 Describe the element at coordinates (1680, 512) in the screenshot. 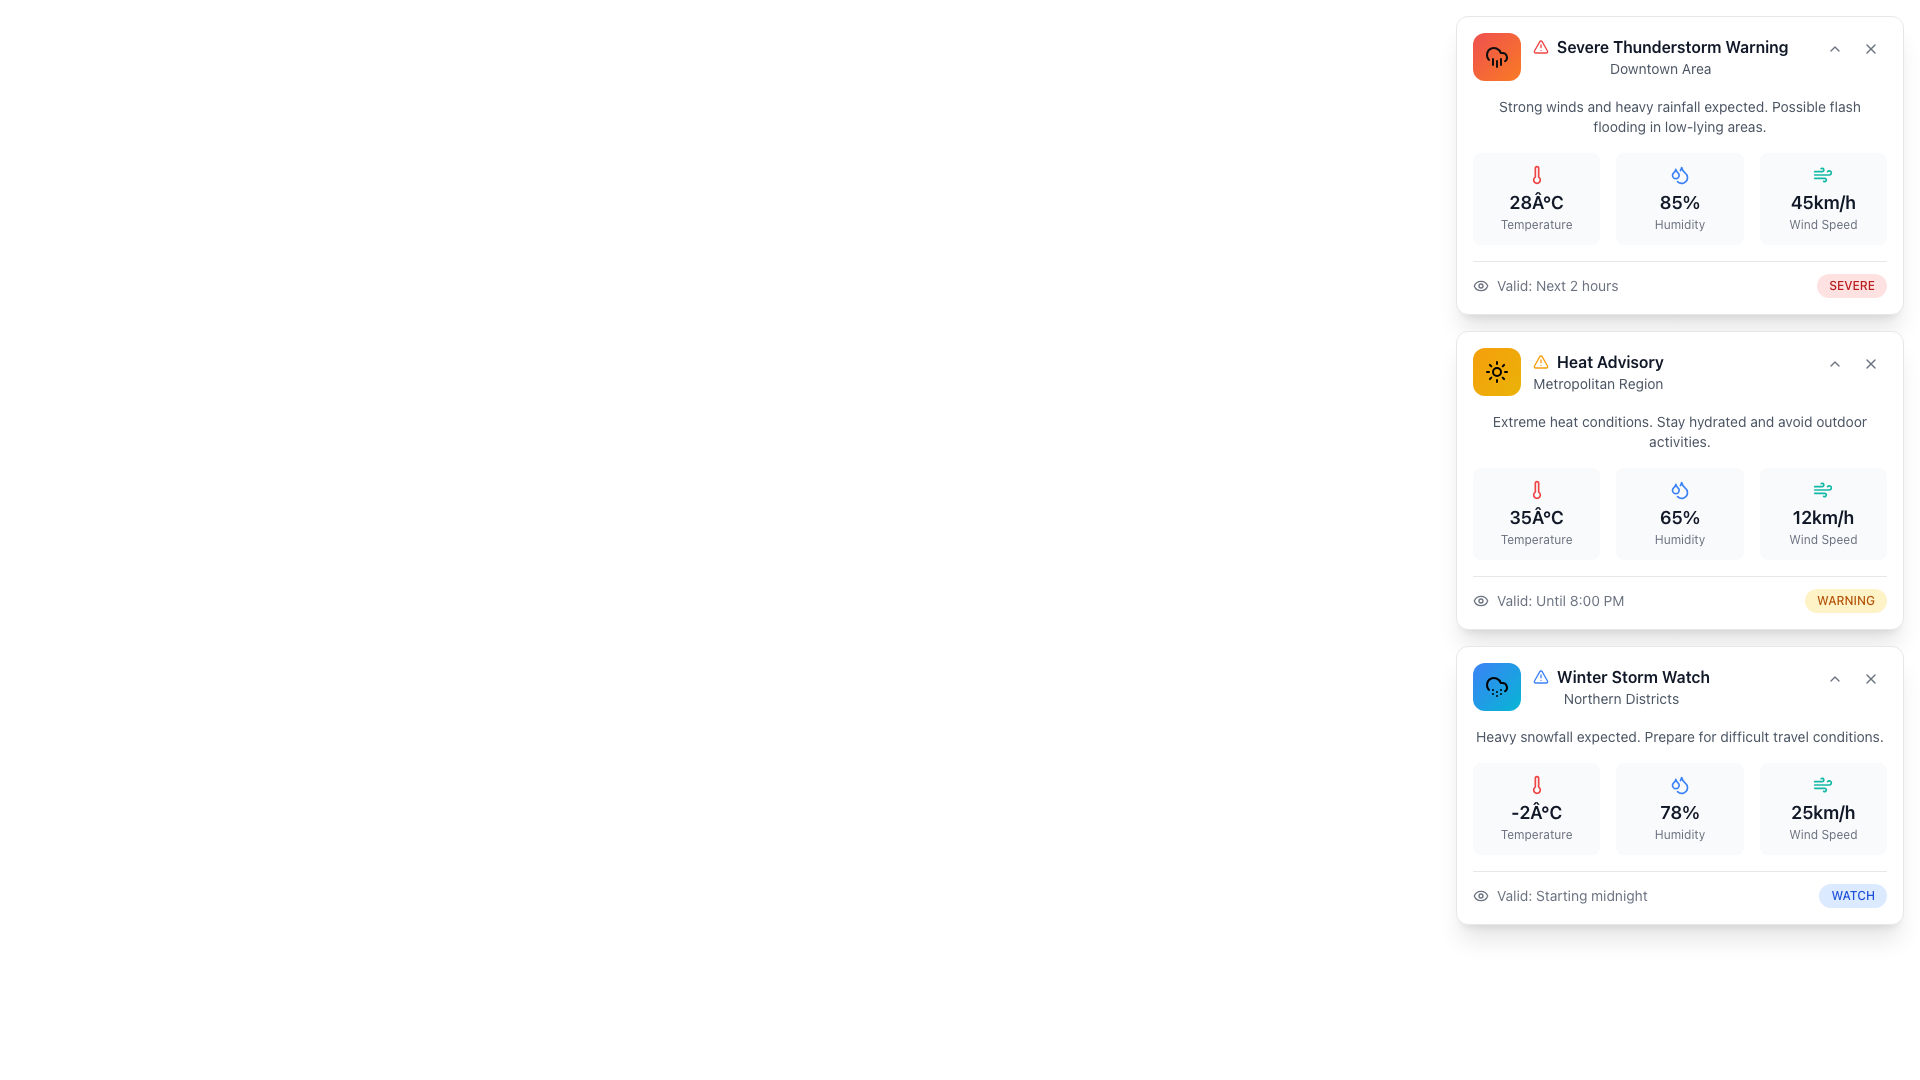

I see `the middle weather display card showing humidity level, which is located between the Temperature and Wind Speed blocks in the weather advisory section` at that location.